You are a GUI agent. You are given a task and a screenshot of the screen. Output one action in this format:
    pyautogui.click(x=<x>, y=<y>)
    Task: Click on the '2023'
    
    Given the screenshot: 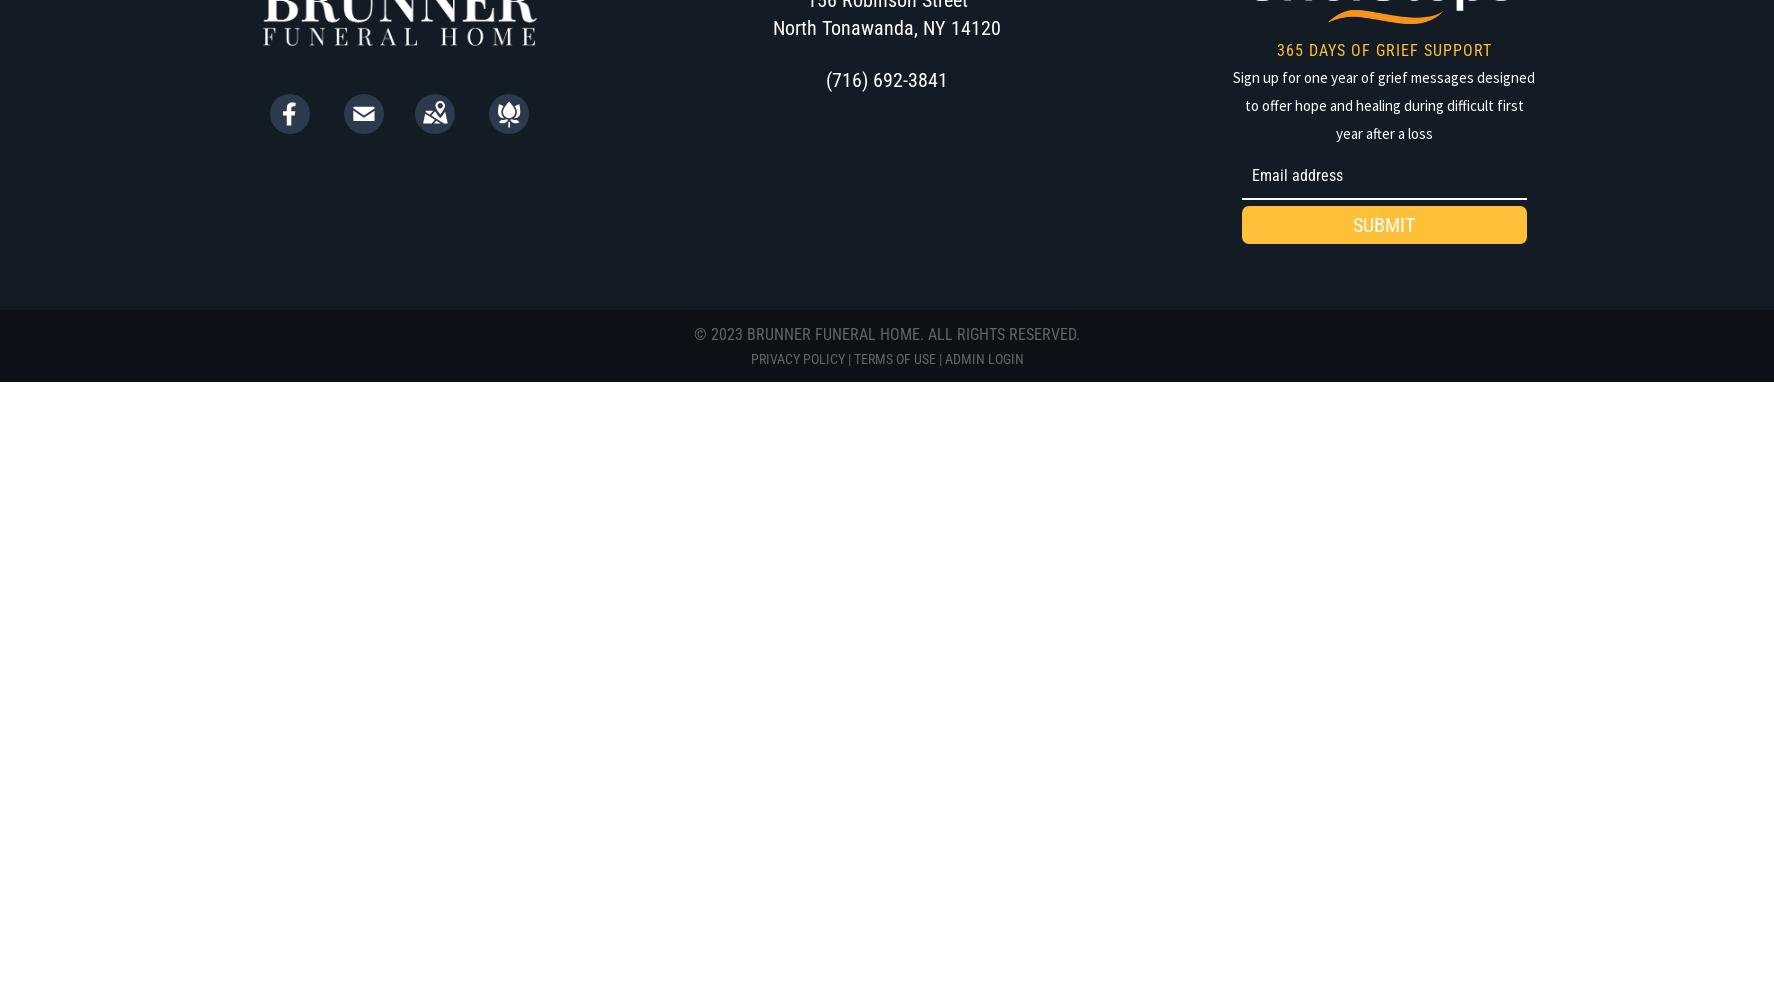 What is the action you would take?
    pyautogui.click(x=725, y=332)
    